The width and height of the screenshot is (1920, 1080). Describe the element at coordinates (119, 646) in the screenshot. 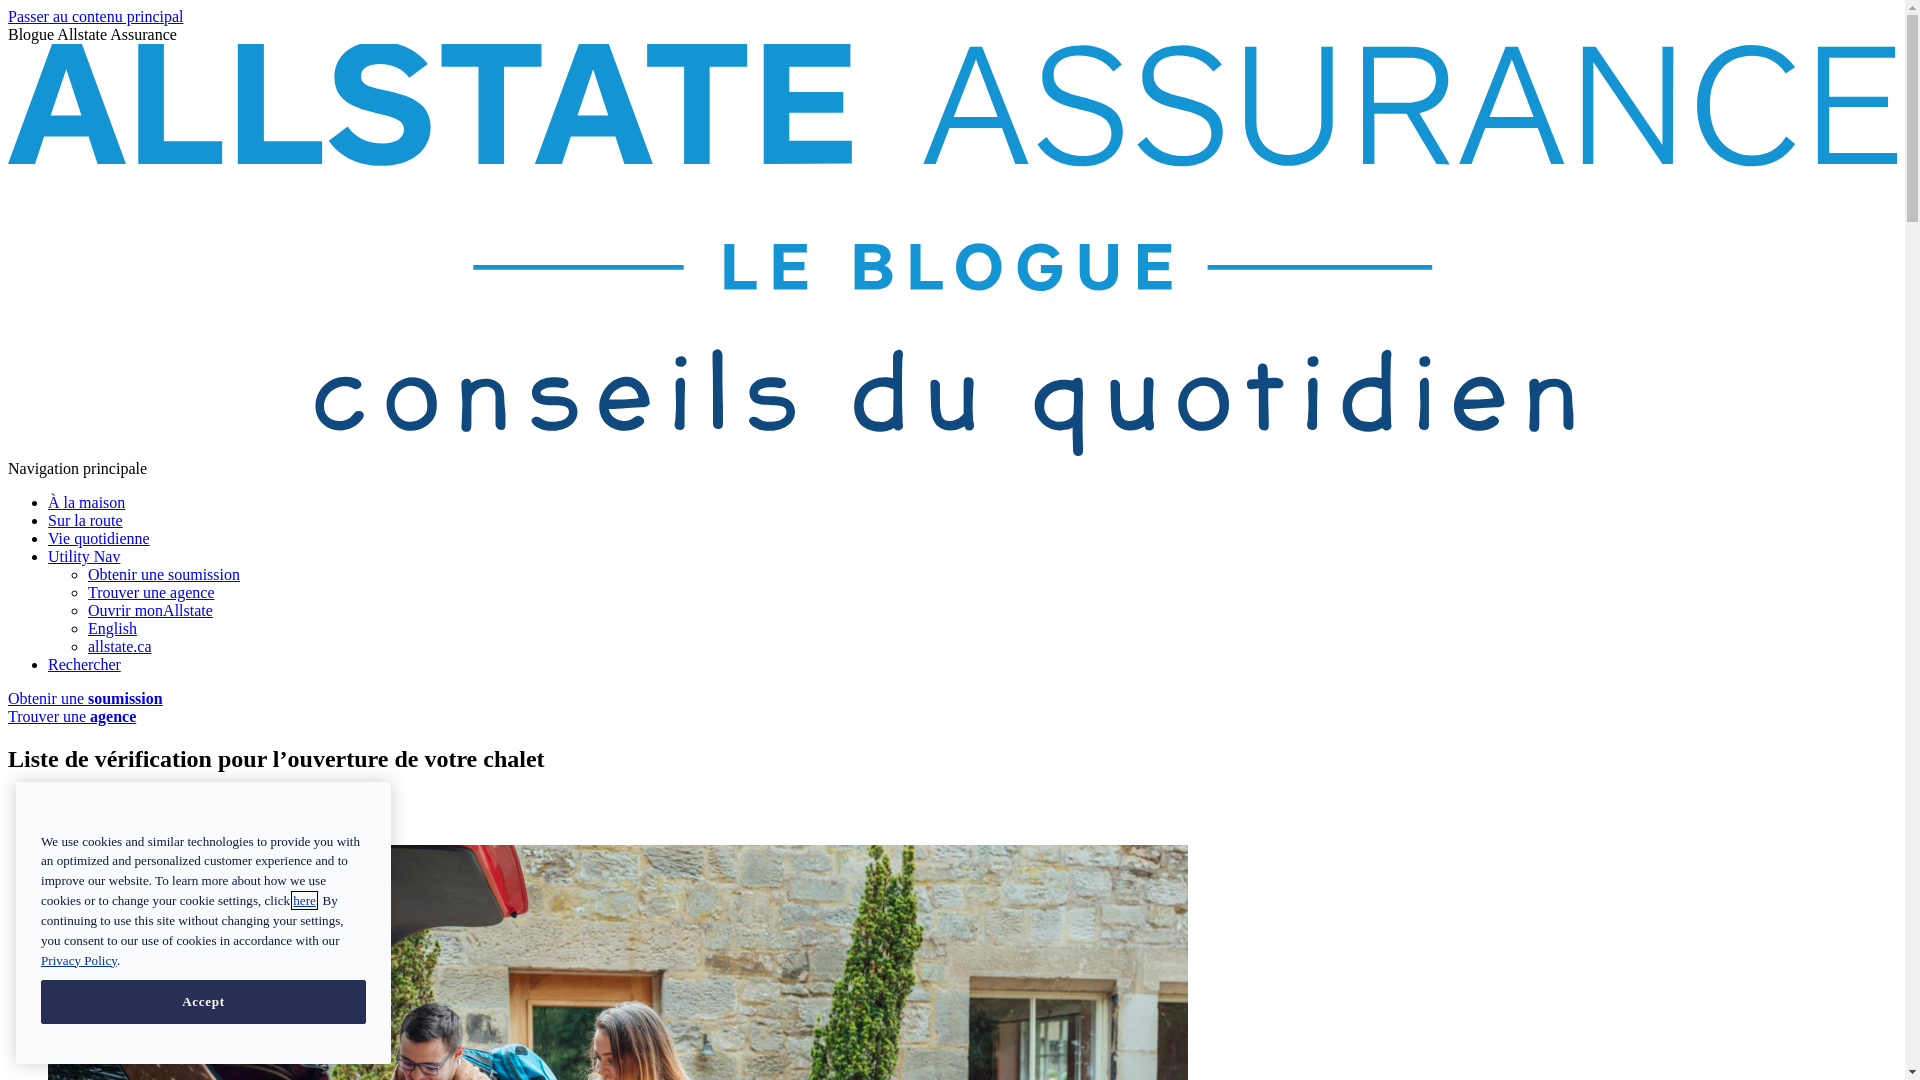

I see `'allstate.ca'` at that location.